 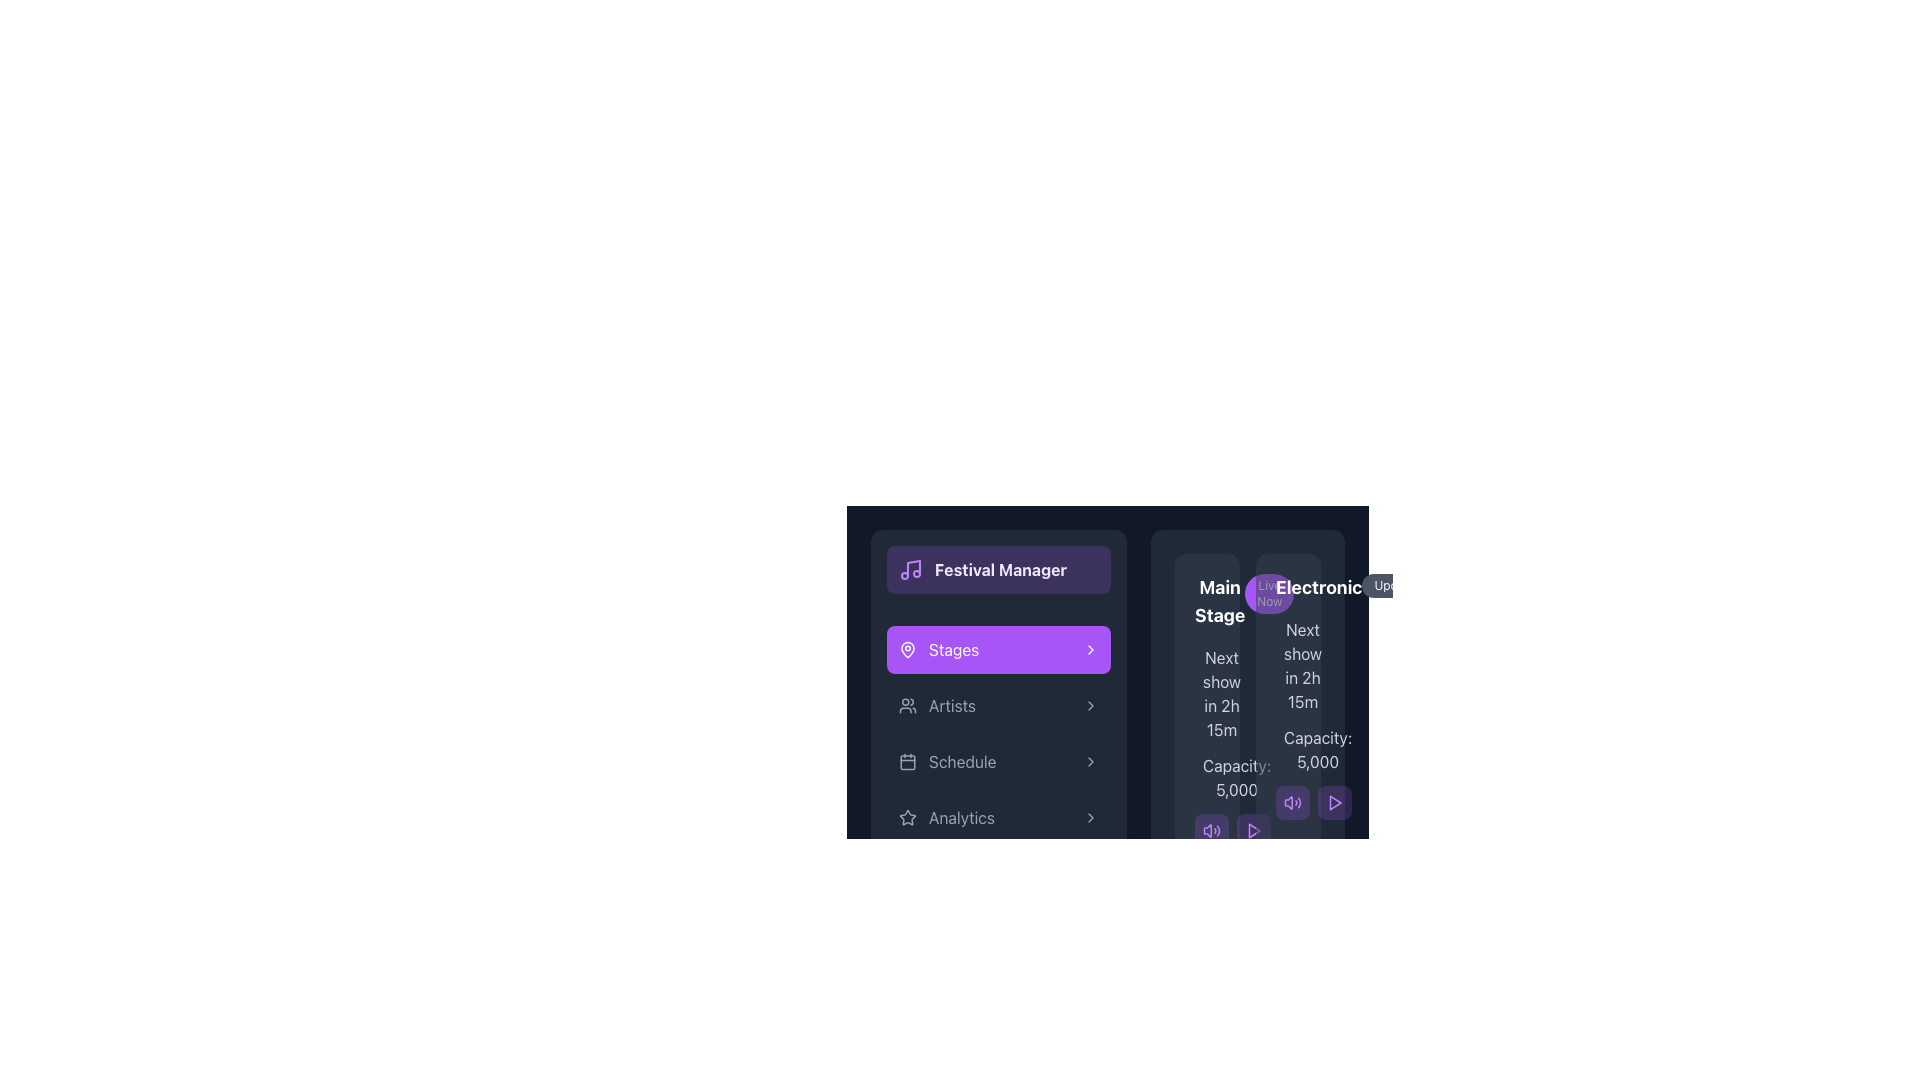 I want to click on the 'Festival Manager' icon located on the left panel at the top left corner of the purple rounded rectangular background labeled 'Festival Manager', so click(x=910, y=570).